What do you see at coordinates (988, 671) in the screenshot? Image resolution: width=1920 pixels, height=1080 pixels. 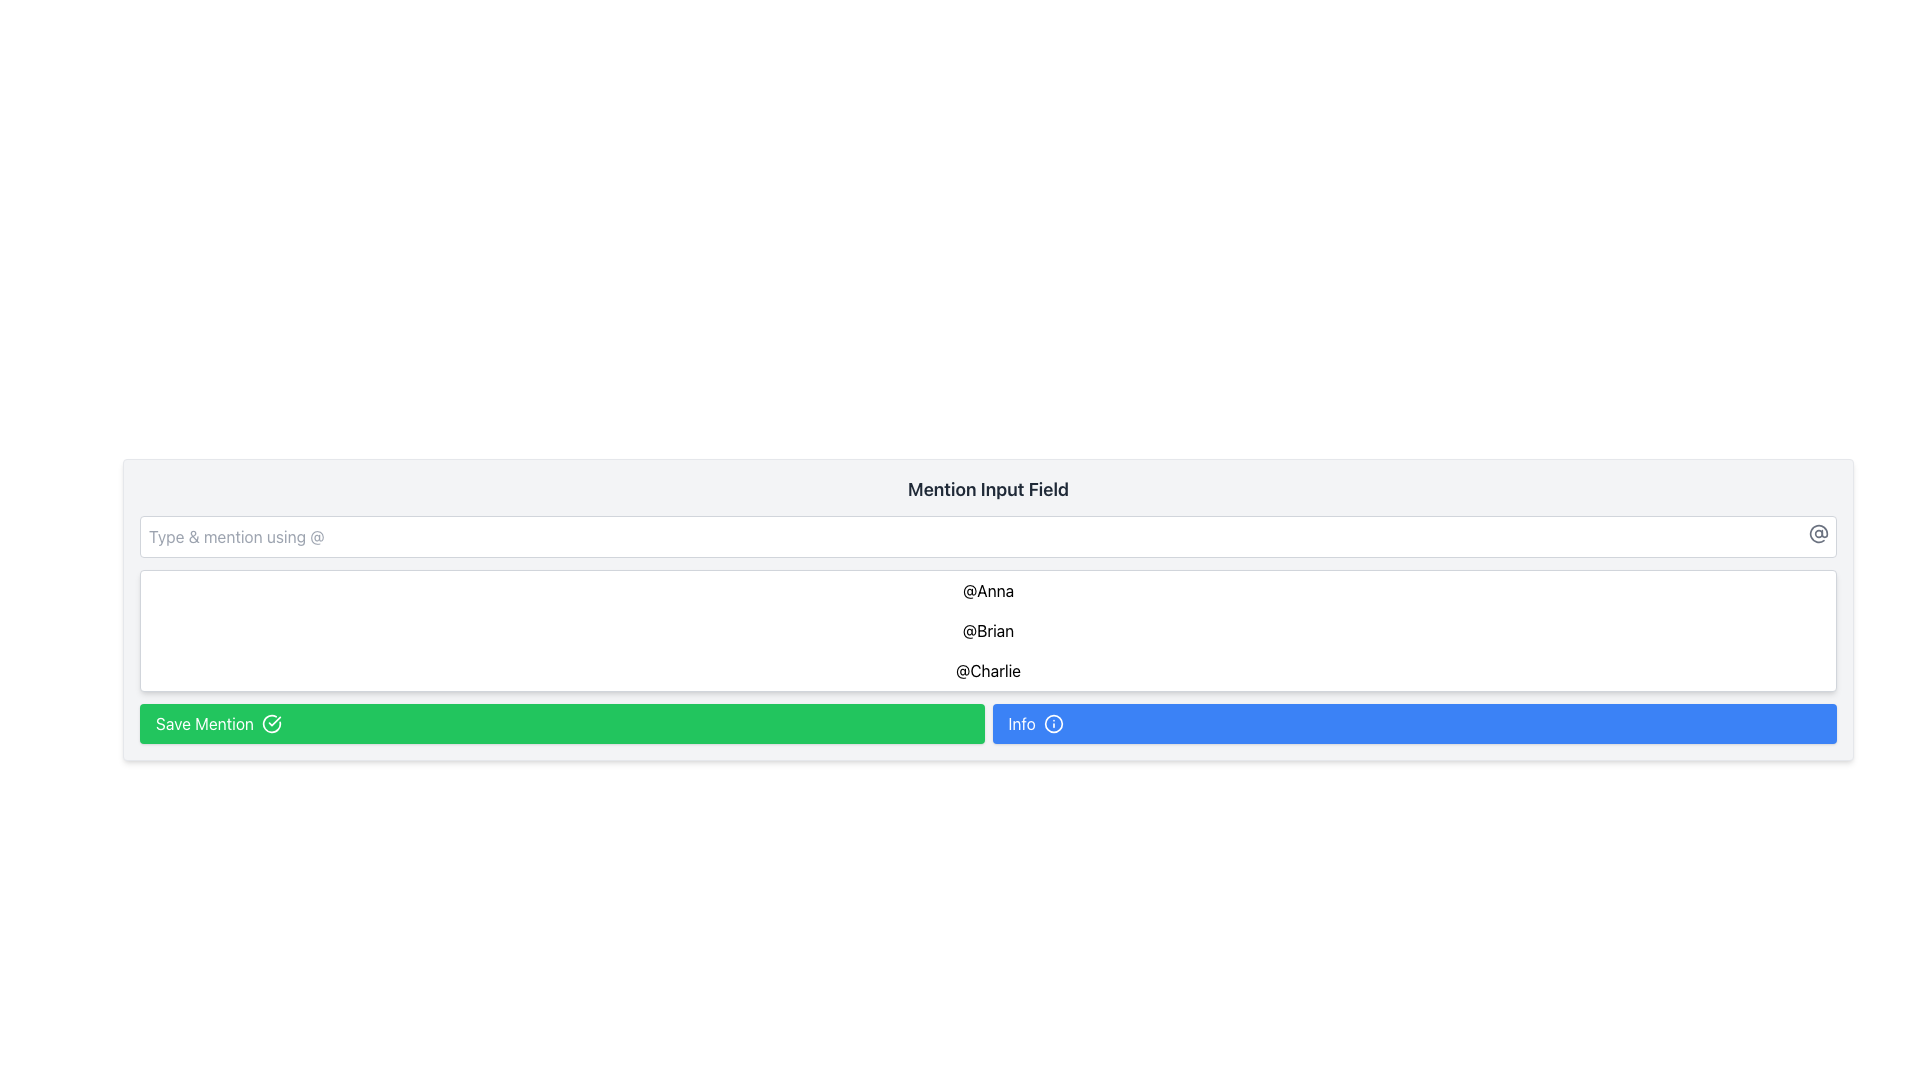 I see `the Text Button displaying '@Charlie' to trigger the background change effect` at bounding box center [988, 671].